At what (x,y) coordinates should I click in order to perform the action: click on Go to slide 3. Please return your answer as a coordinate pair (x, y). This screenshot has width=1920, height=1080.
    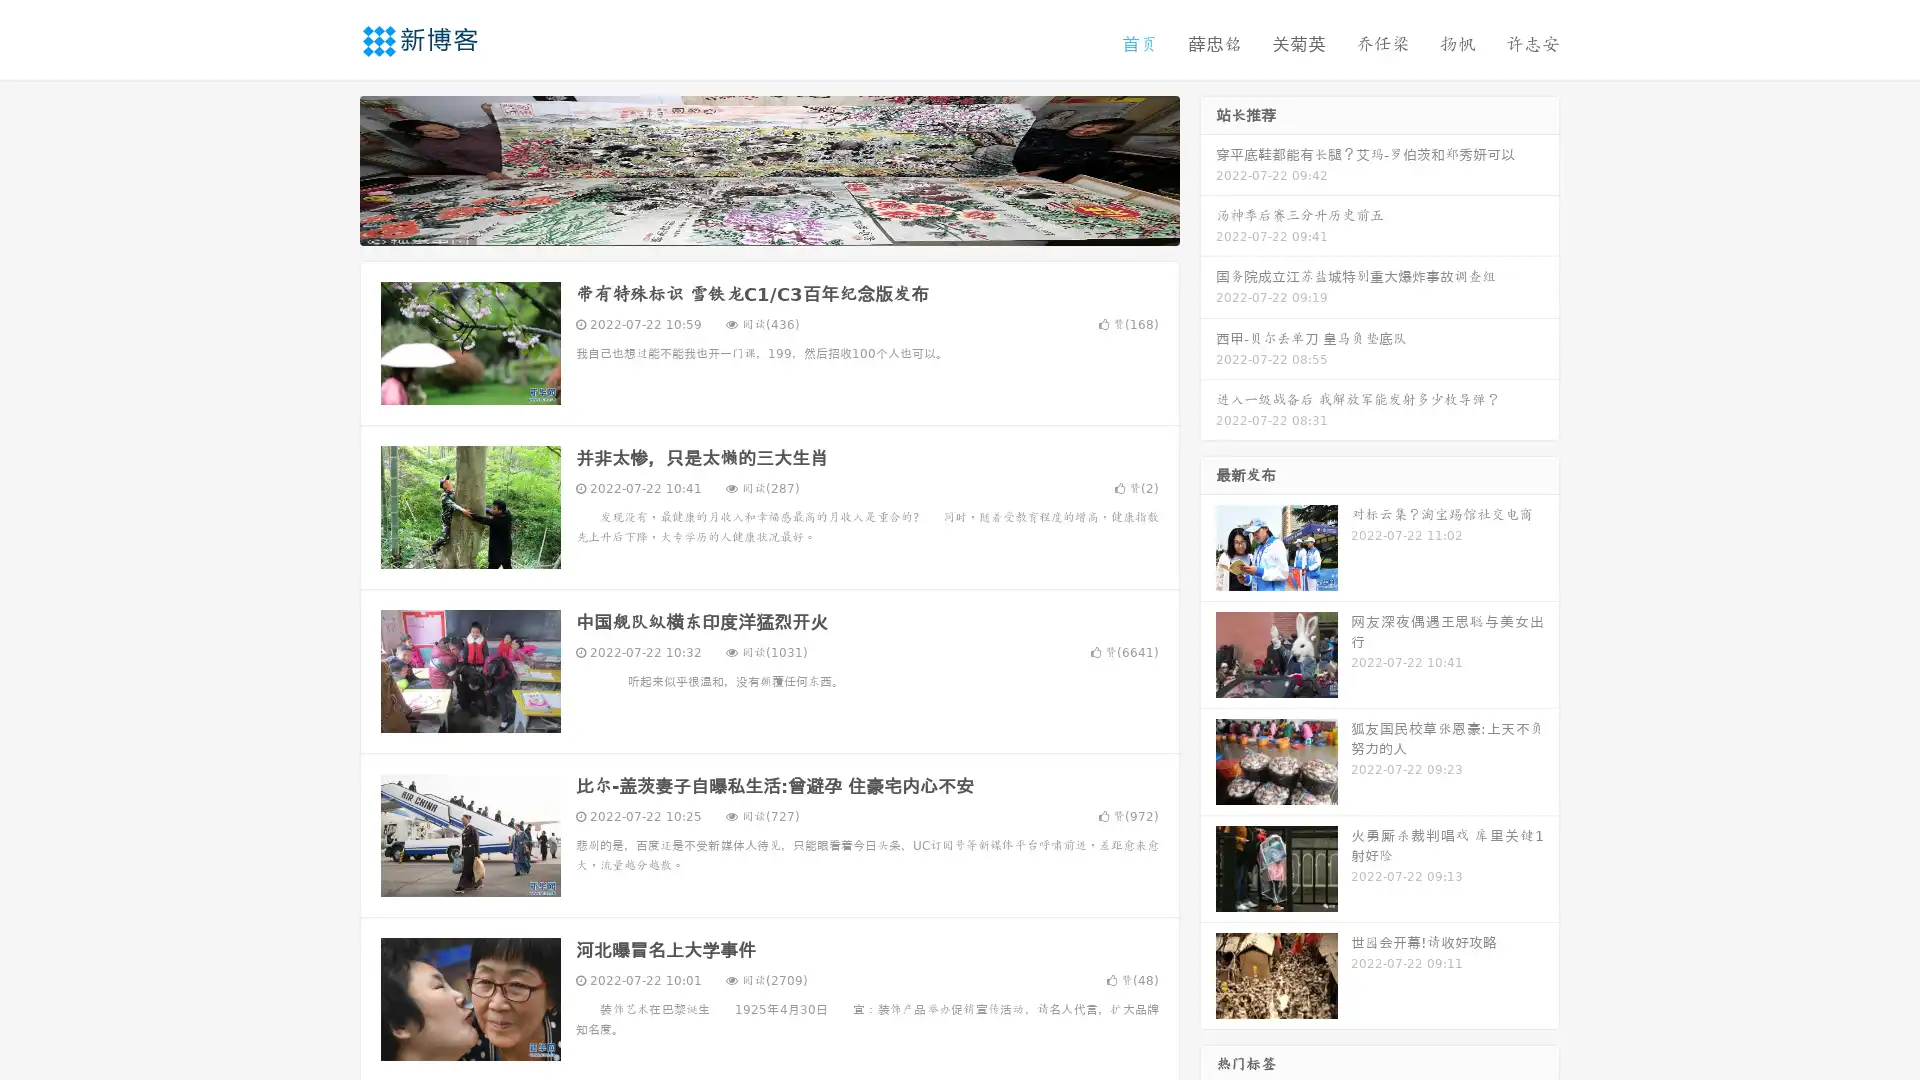
    Looking at the image, I should click on (789, 225).